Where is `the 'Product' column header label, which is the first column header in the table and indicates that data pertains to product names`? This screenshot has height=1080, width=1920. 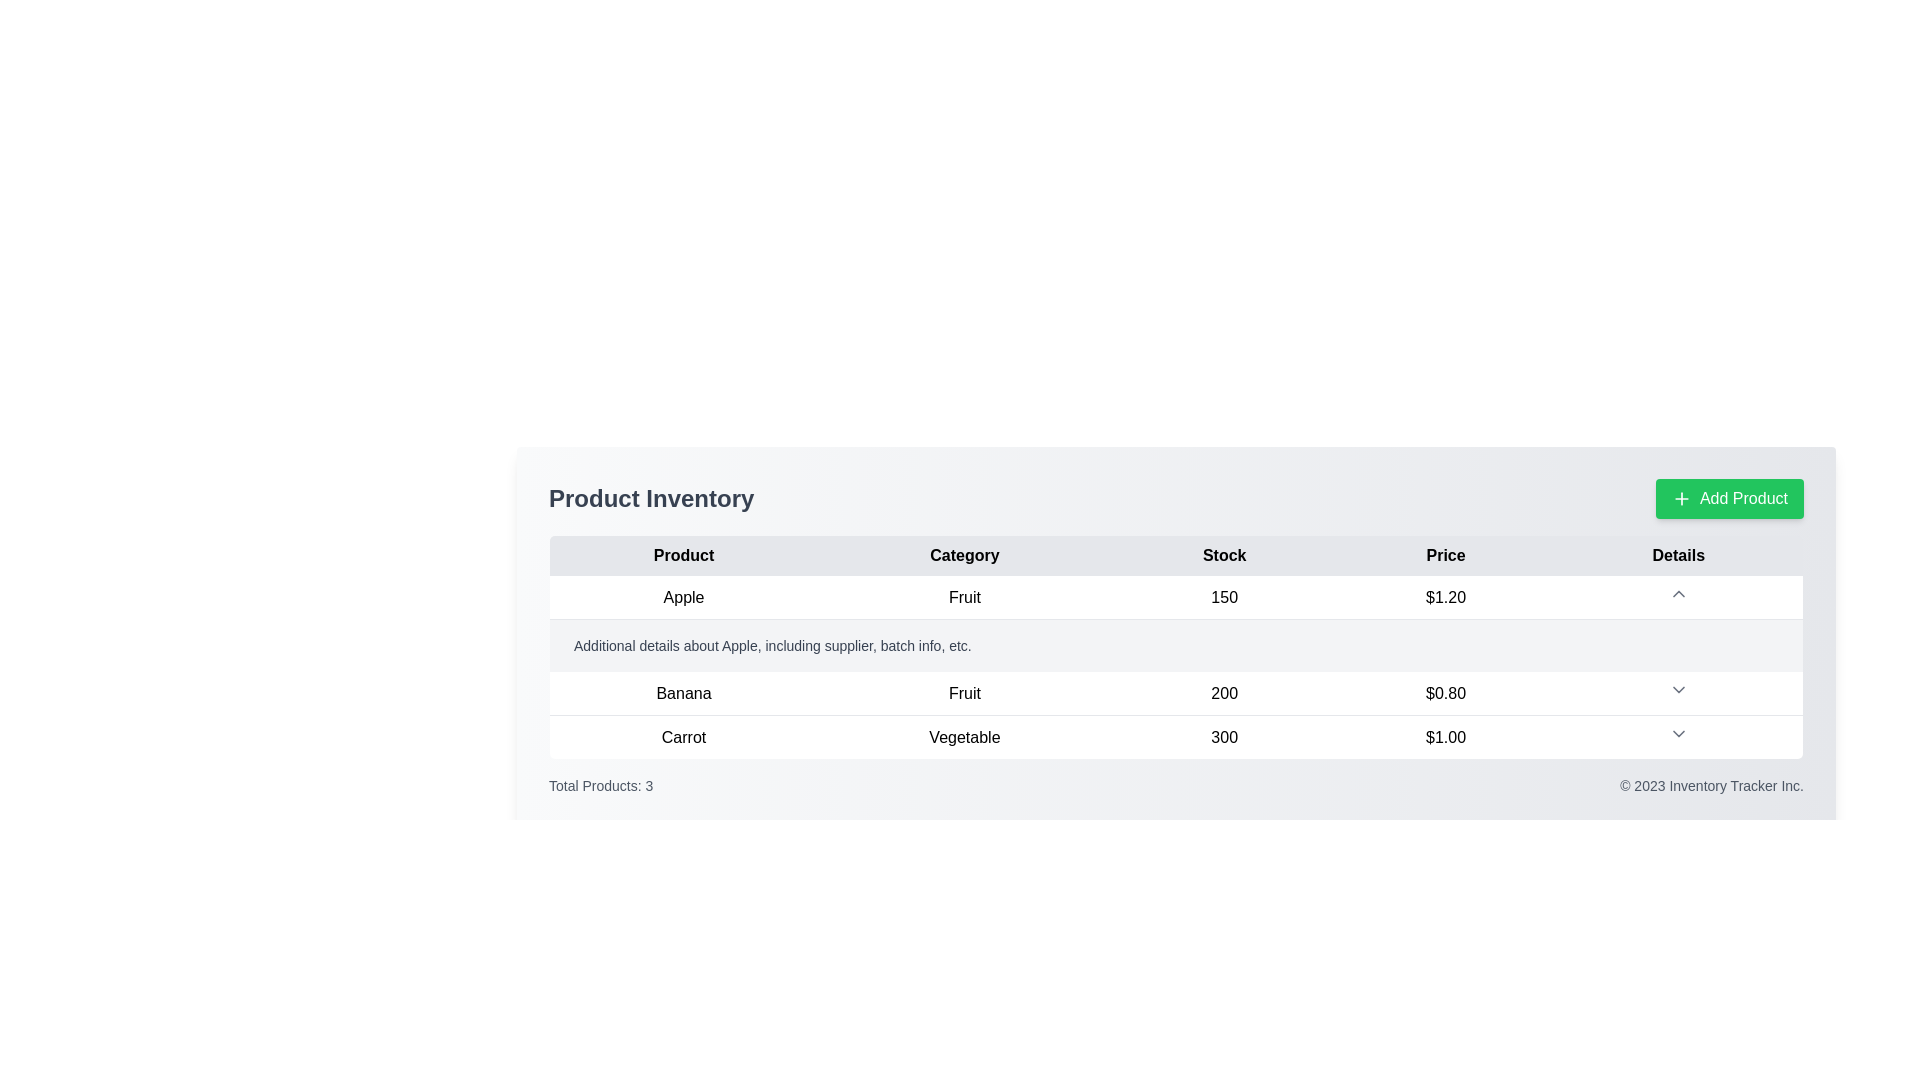 the 'Product' column header label, which is the first column header in the table and indicates that data pertains to product names is located at coordinates (683, 555).